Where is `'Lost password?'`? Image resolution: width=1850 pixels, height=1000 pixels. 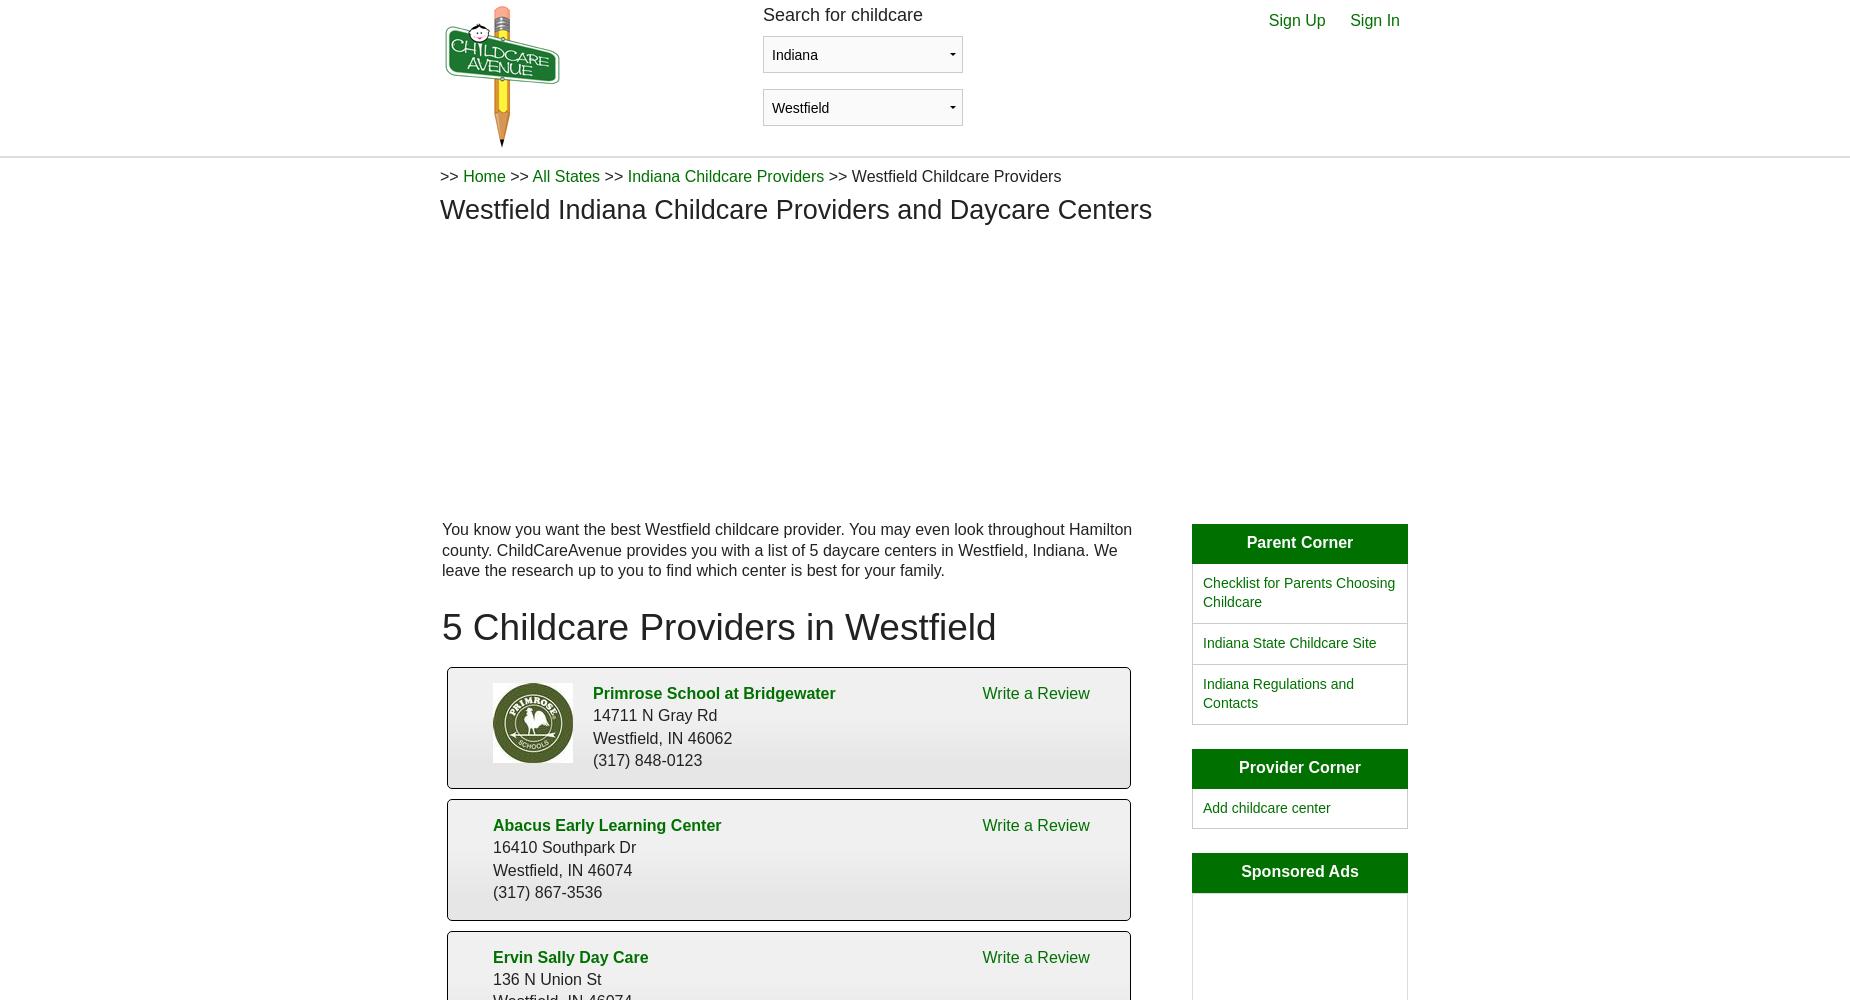
'Lost password?' is located at coordinates (1009, 324).